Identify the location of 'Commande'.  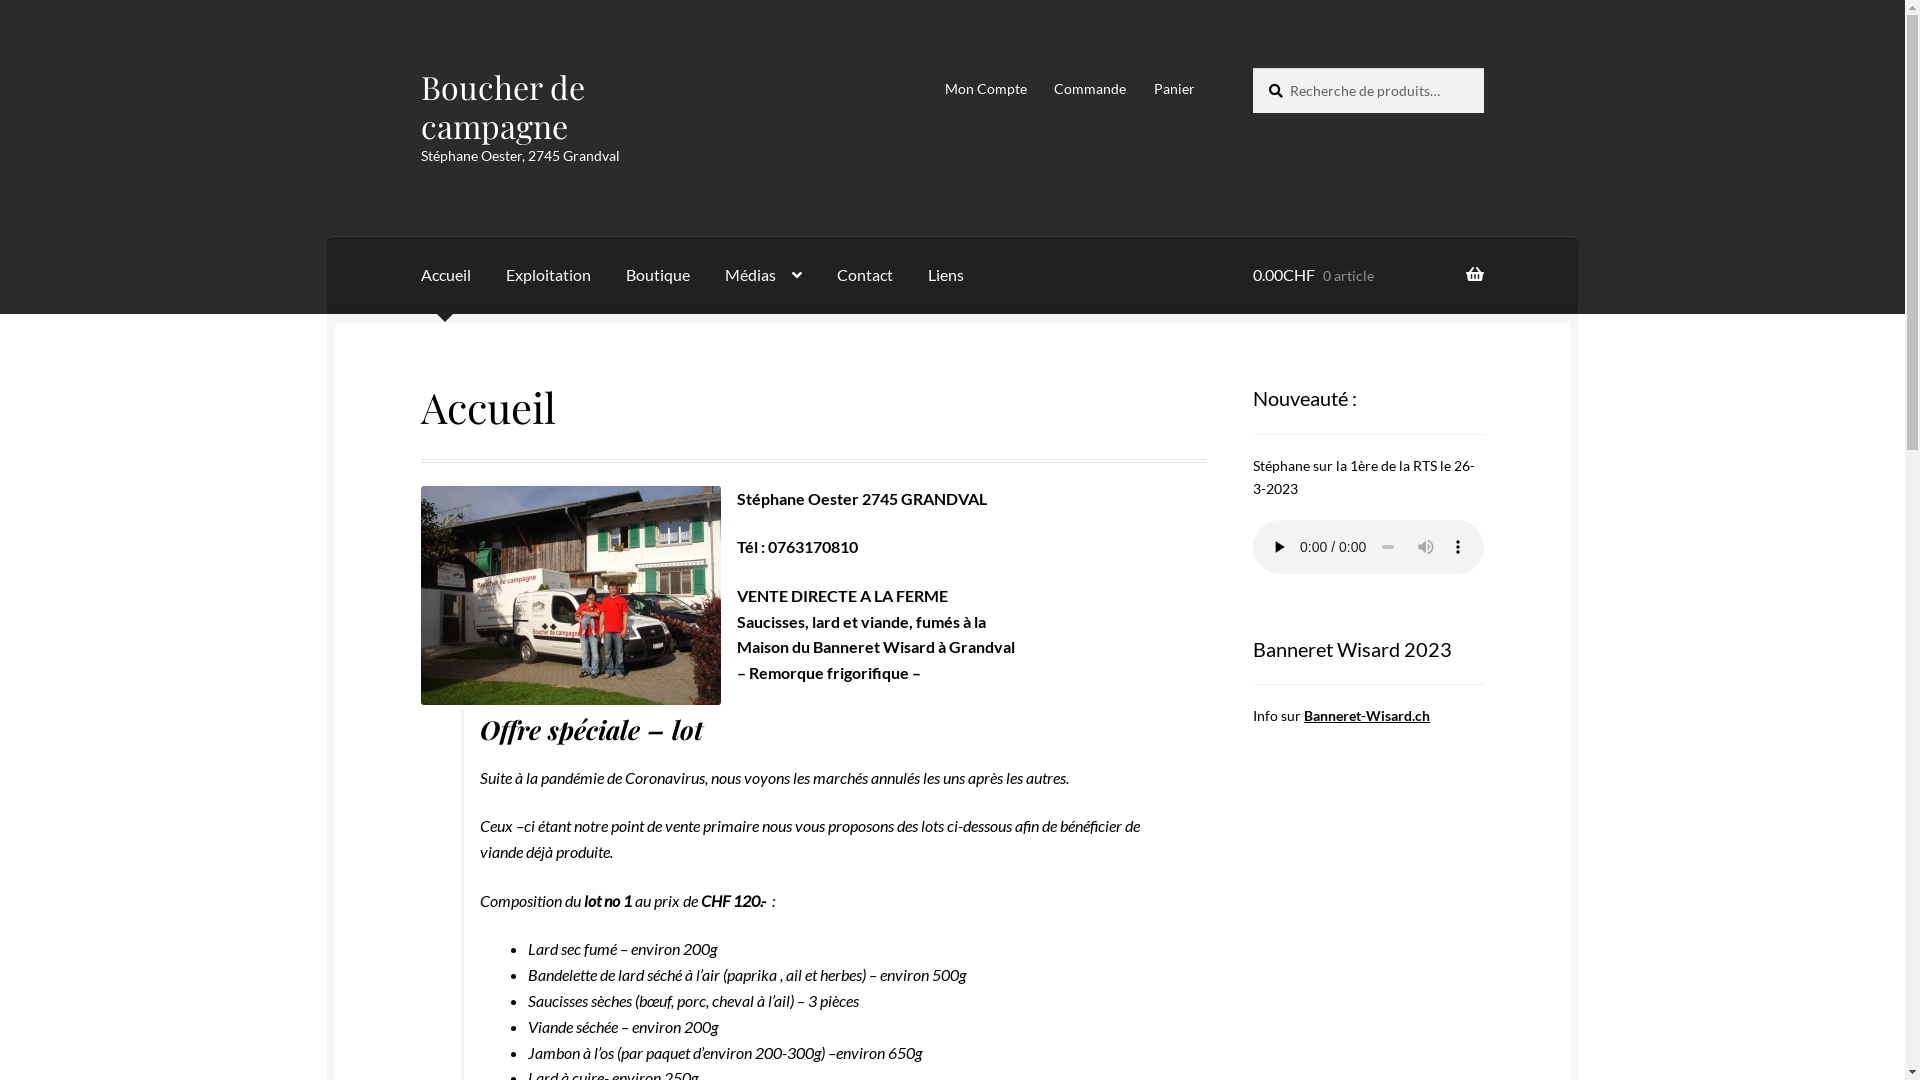
(1040, 87).